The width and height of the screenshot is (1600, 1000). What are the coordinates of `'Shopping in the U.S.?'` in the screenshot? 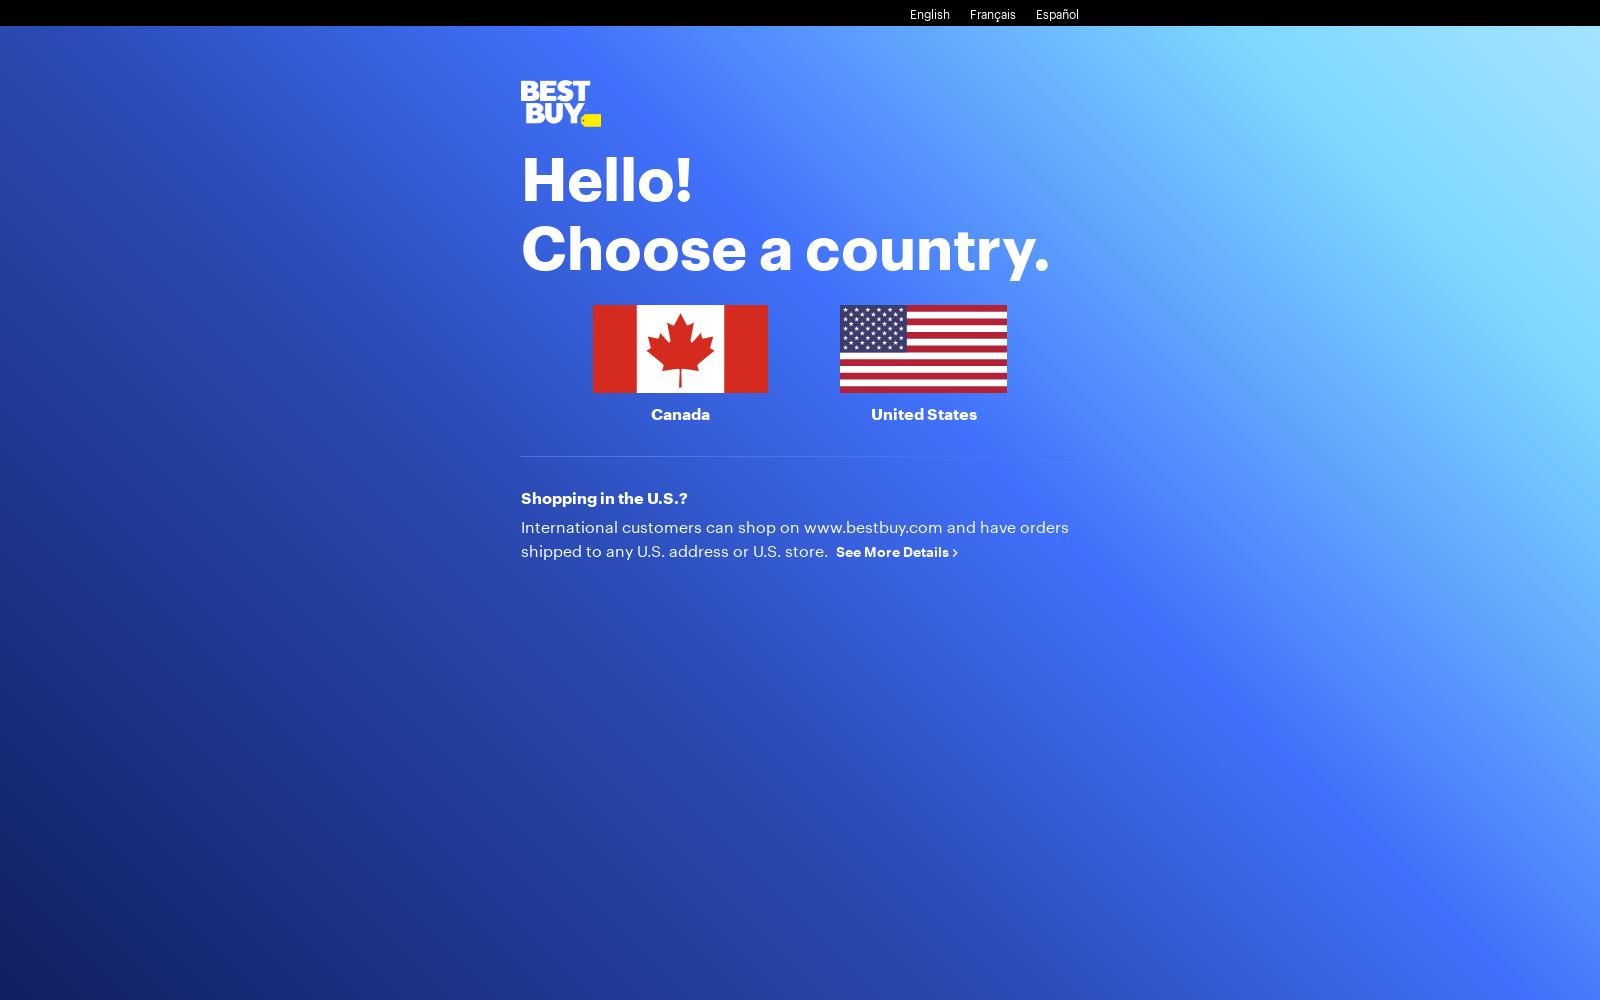 It's located at (519, 495).